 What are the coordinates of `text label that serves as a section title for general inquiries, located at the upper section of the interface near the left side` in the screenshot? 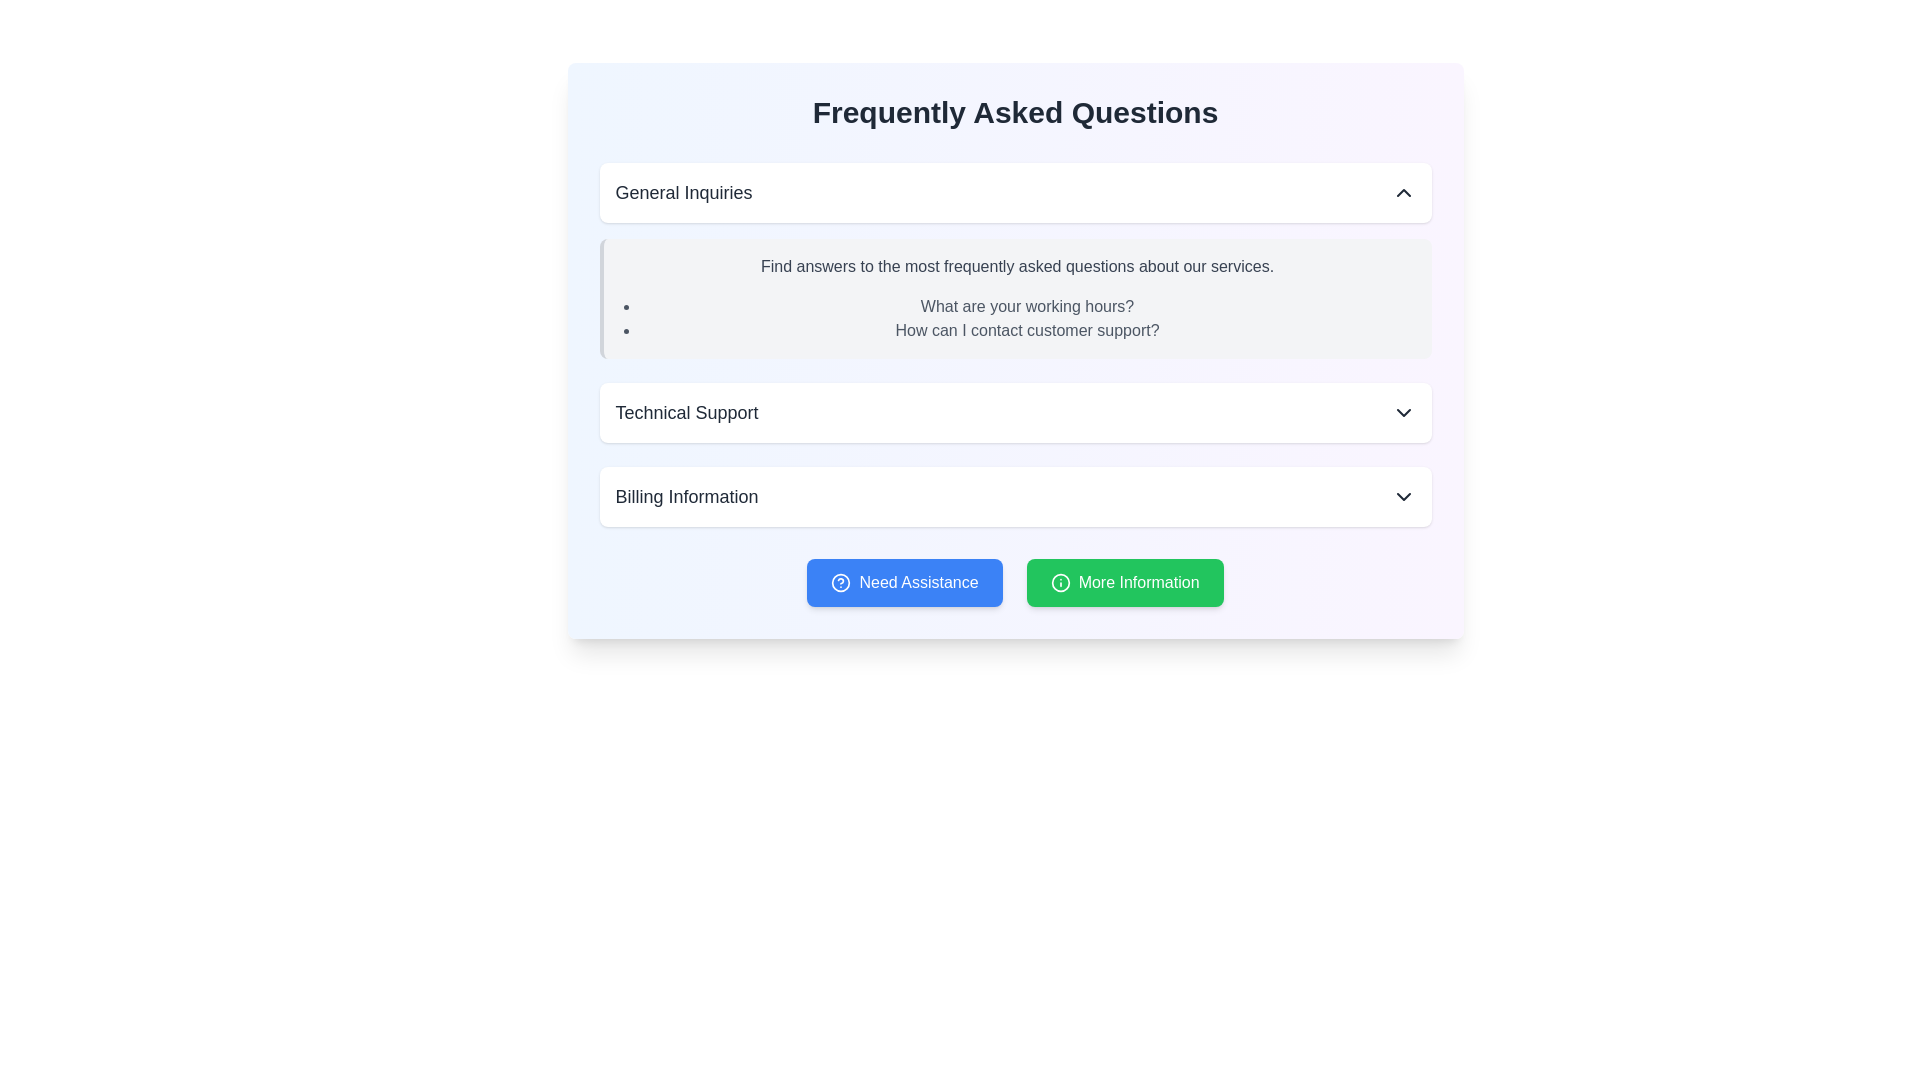 It's located at (684, 192).